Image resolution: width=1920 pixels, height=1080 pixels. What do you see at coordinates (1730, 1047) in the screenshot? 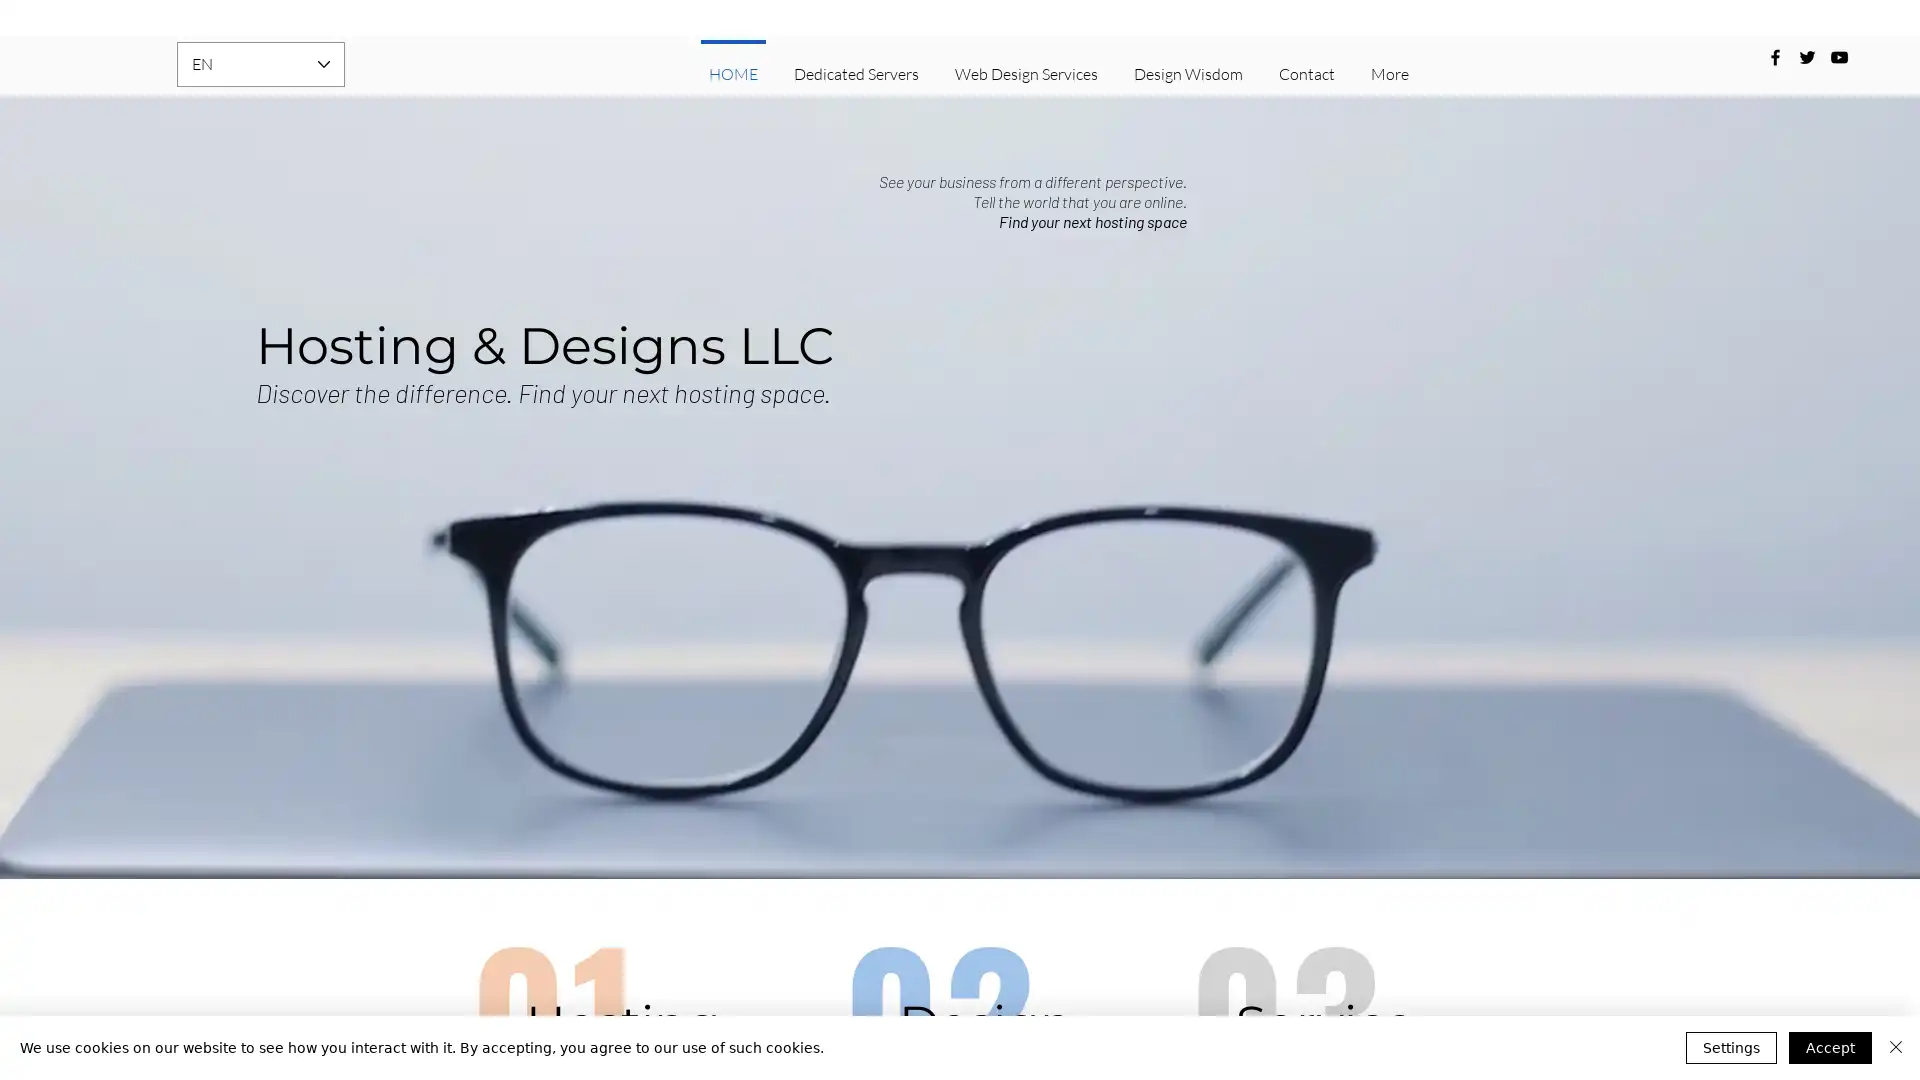
I see `Settings` at bounding box center [1730, 1047].